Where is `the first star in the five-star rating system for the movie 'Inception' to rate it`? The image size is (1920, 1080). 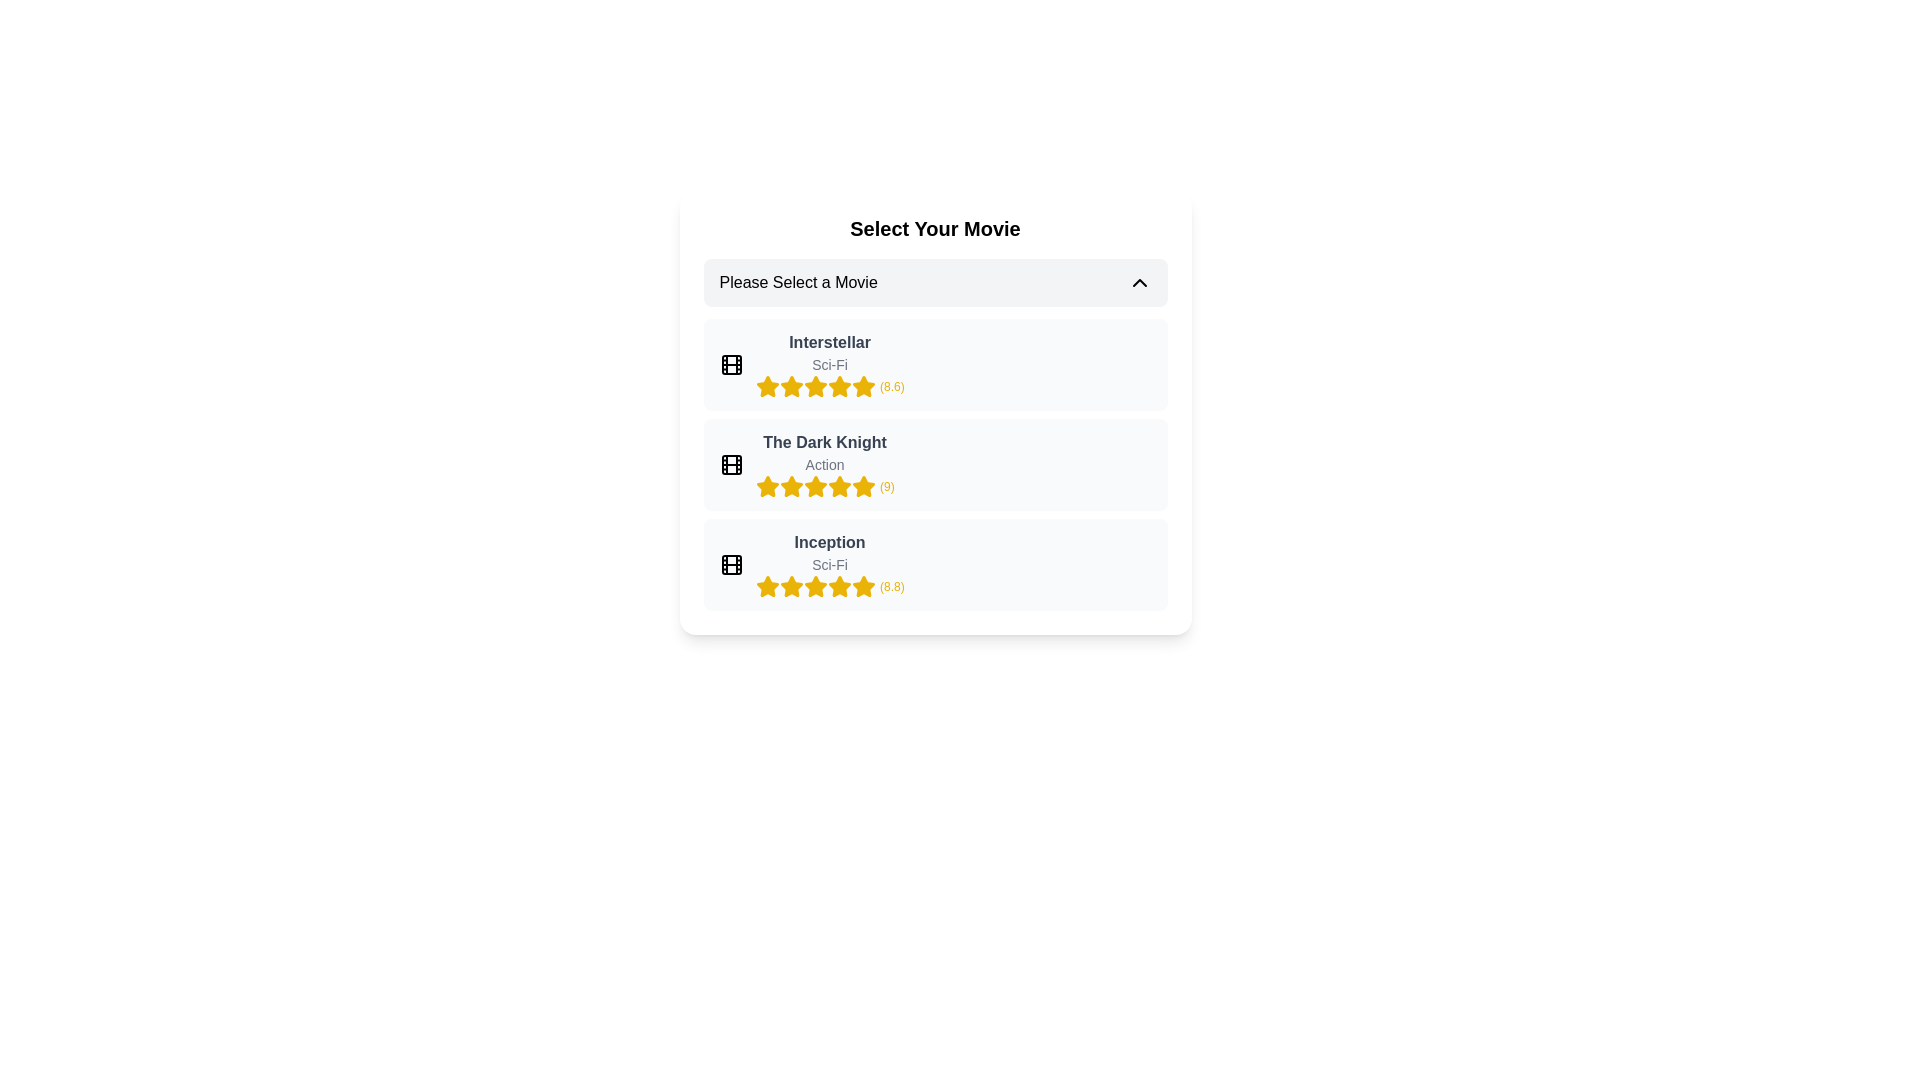
the first star in the five-star rating system for the movie 'Inception' to rate it is located at coordinates (766, 585).